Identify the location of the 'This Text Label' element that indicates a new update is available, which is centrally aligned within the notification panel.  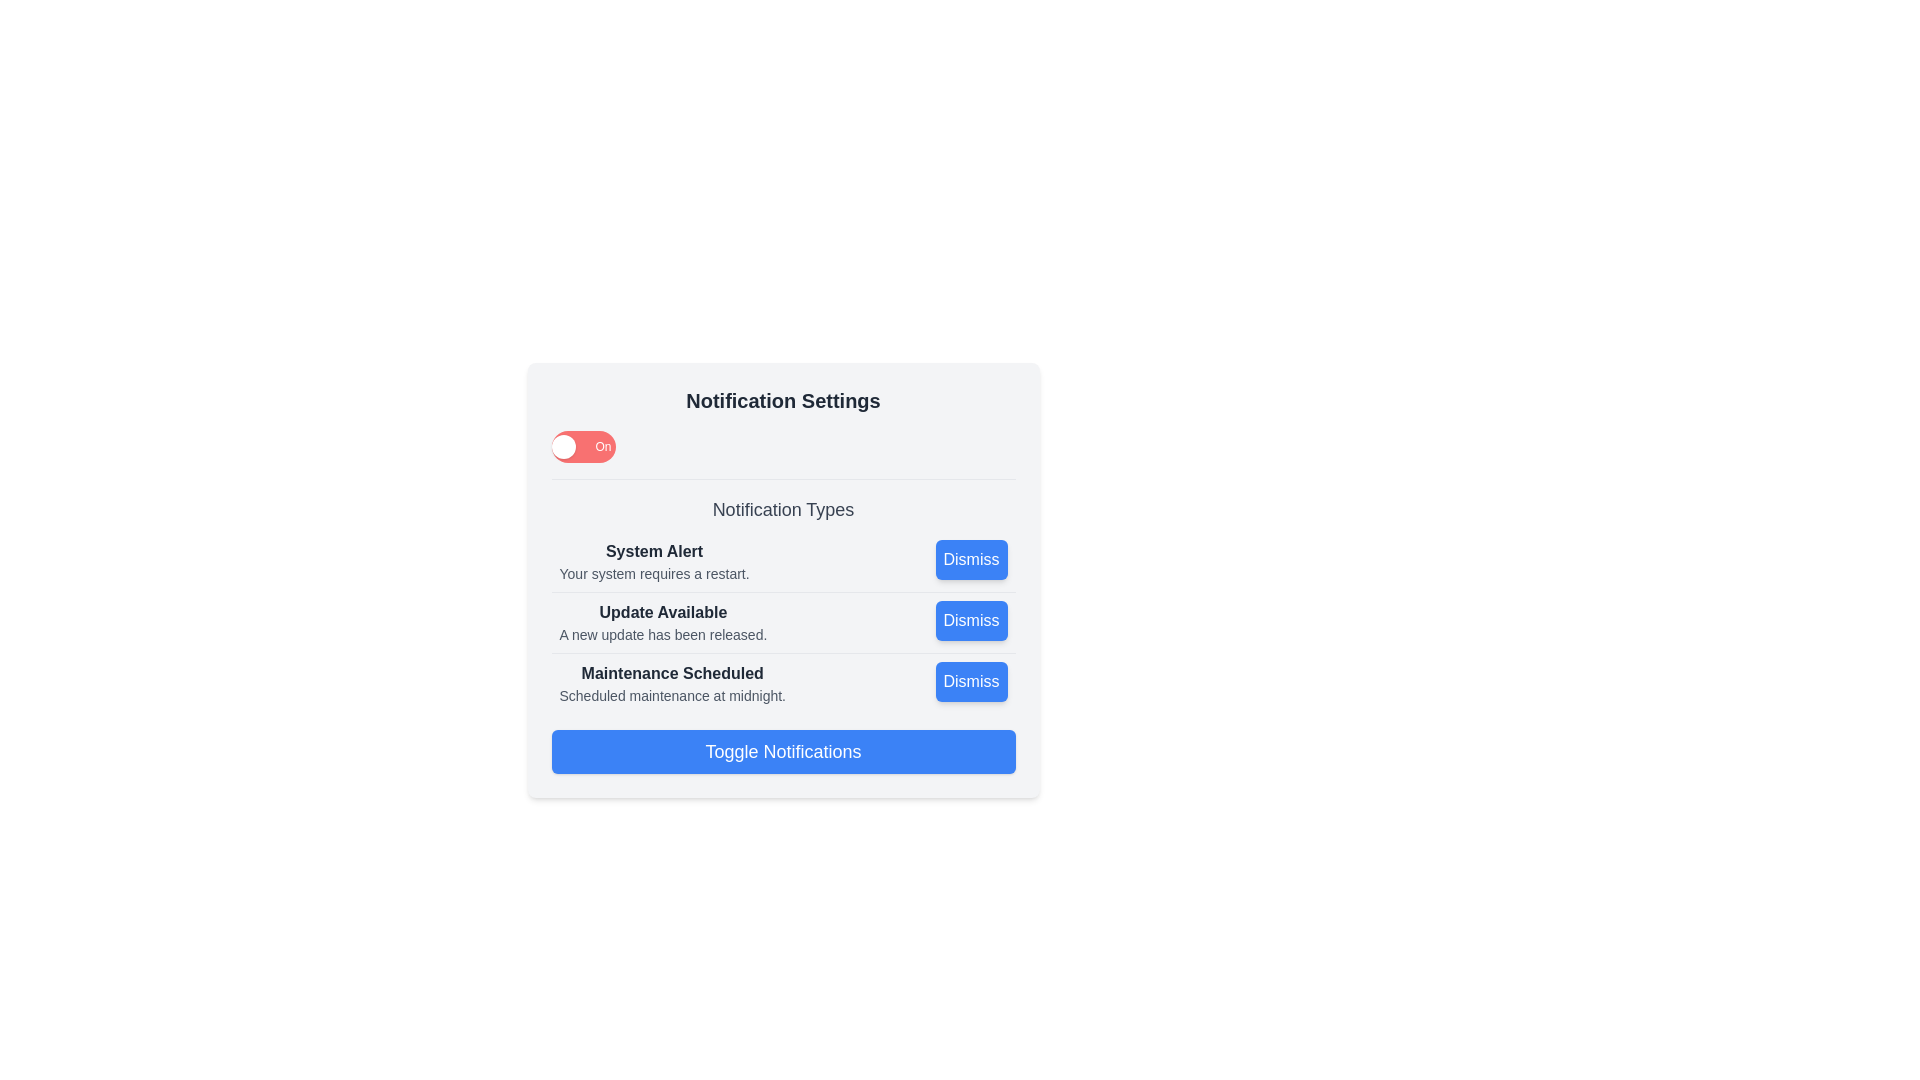
(663, 612).